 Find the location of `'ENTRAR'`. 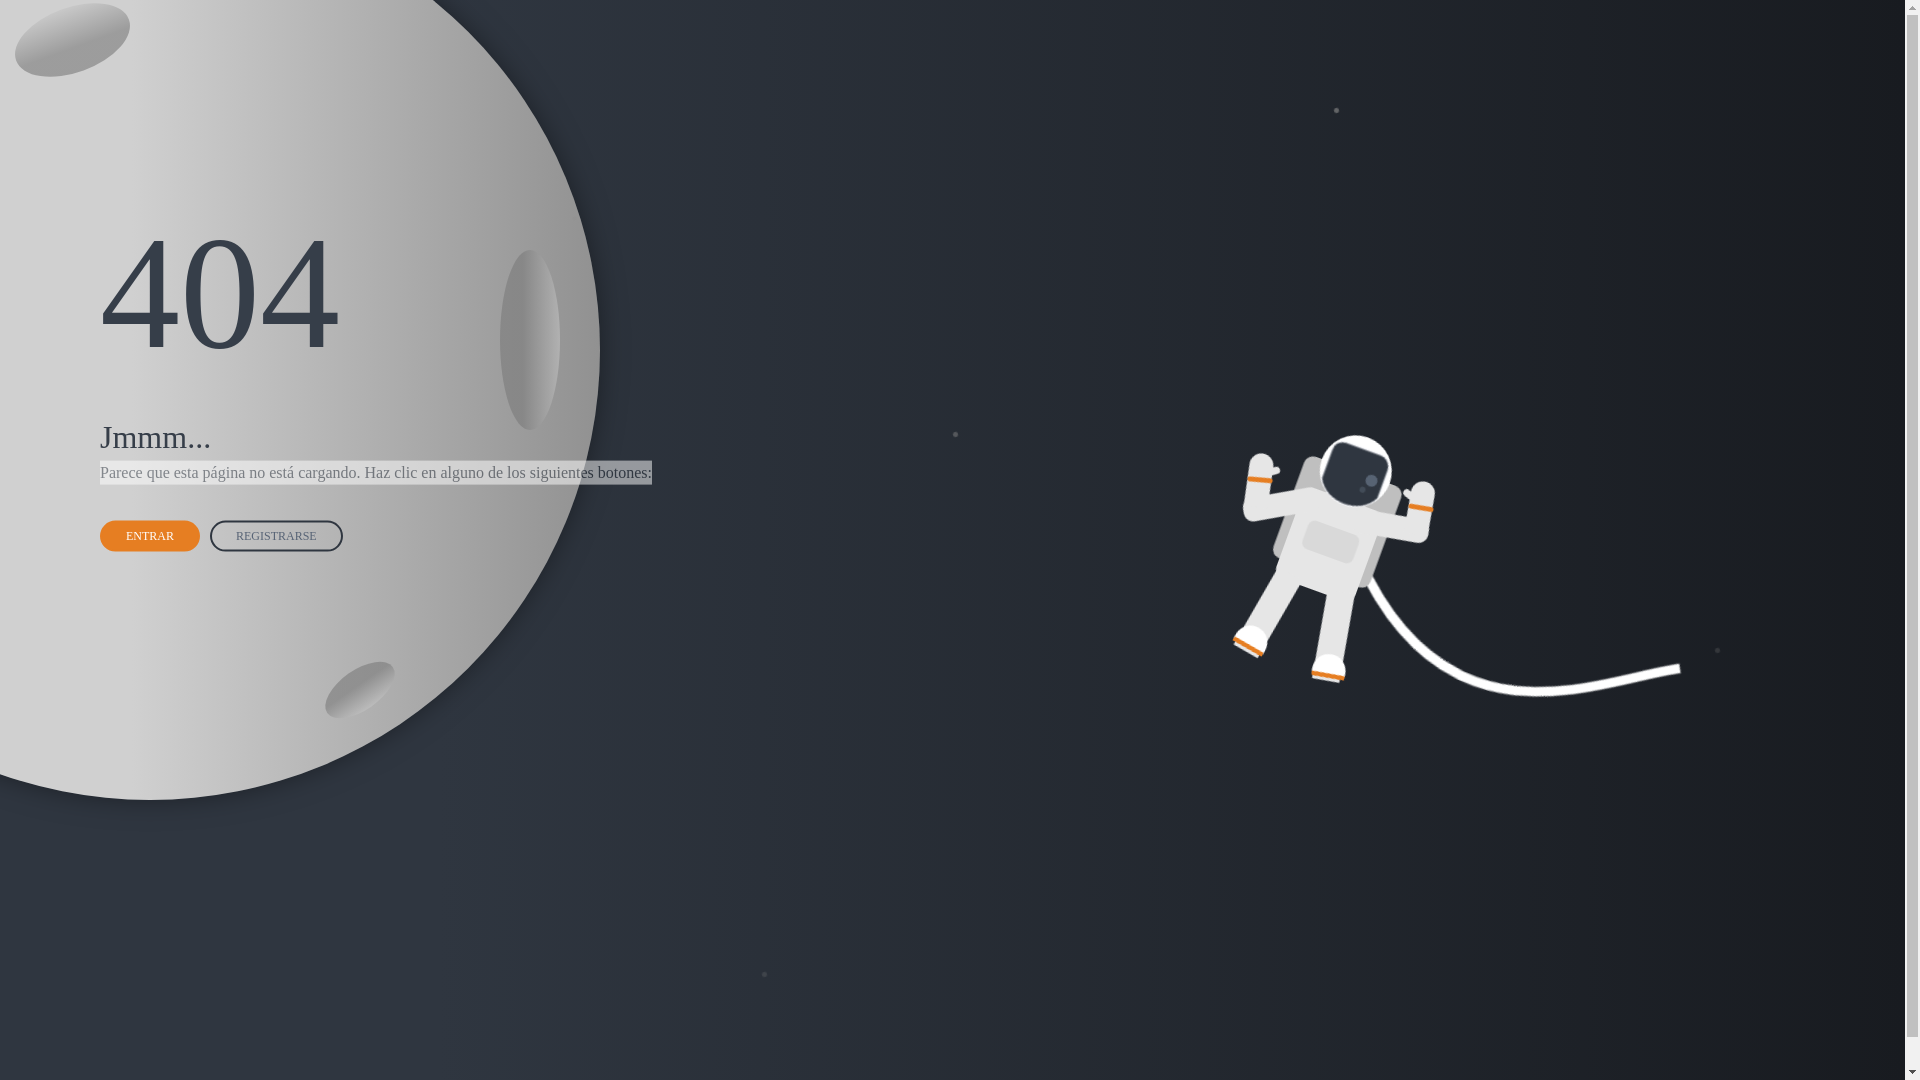

'ENTRAR' is located at coordinates (148, 535).